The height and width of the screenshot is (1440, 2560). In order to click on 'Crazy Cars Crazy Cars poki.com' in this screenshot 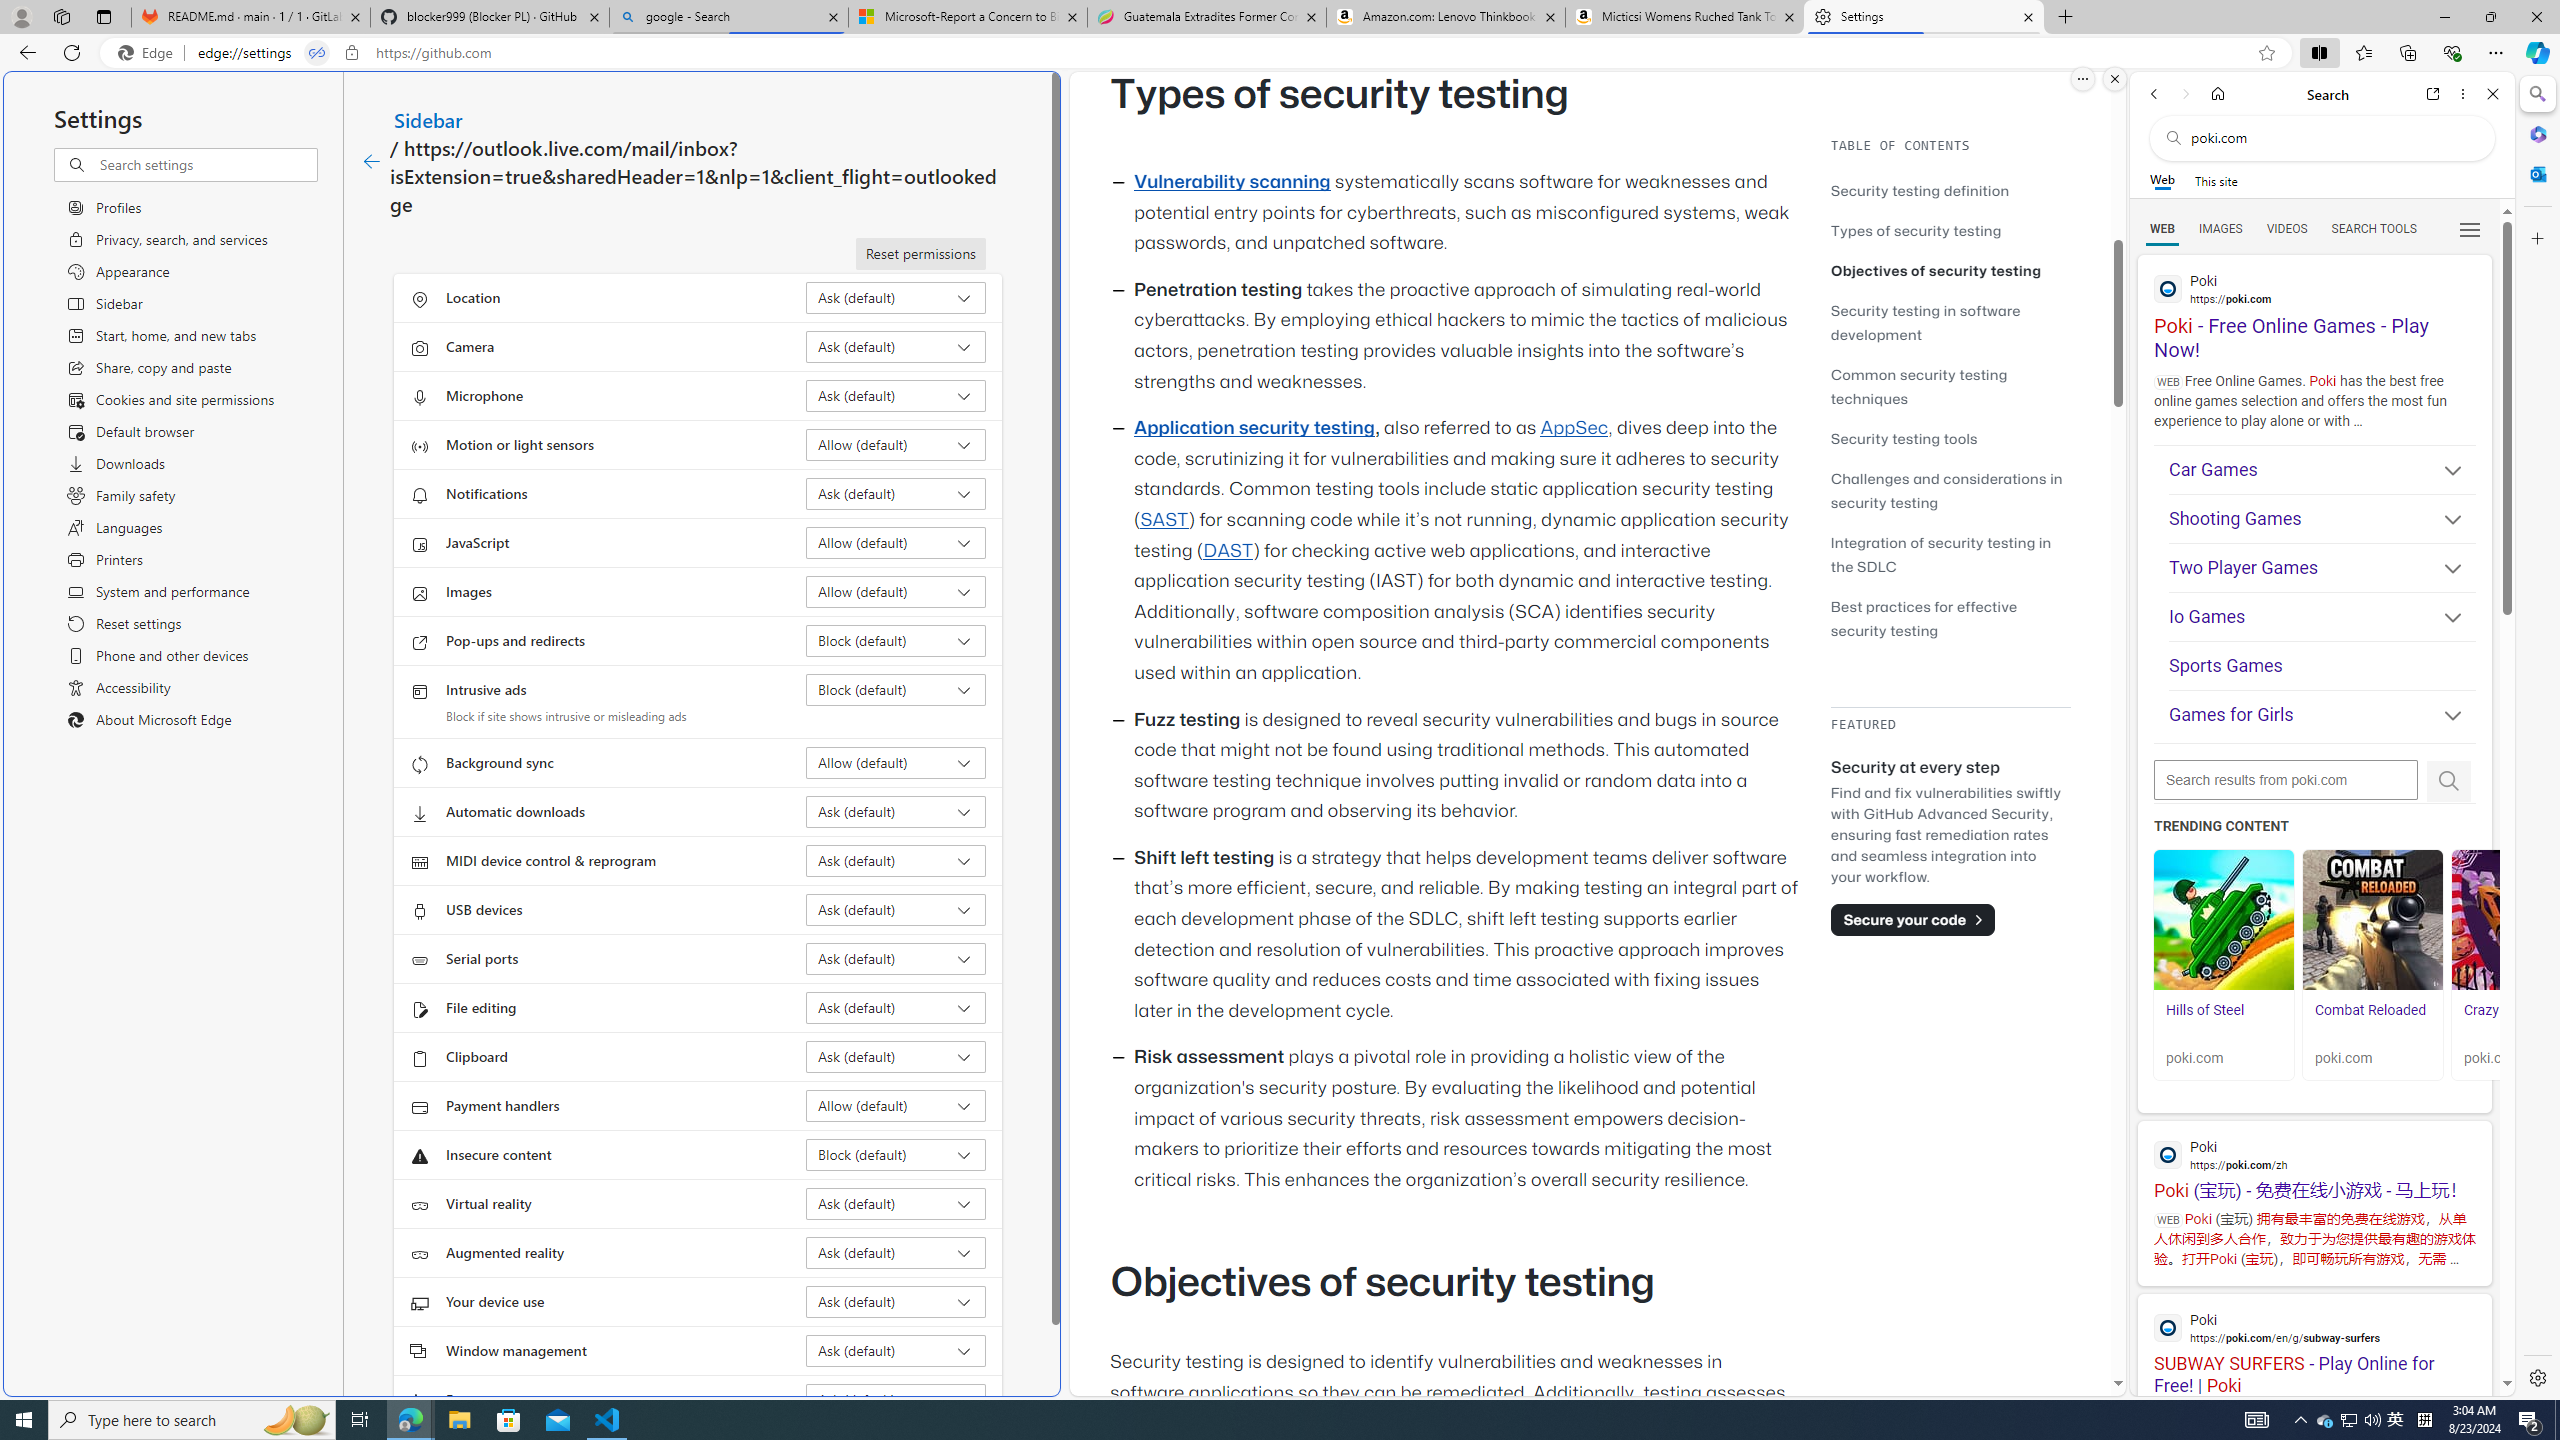, I will do `click(2520, 964)`.